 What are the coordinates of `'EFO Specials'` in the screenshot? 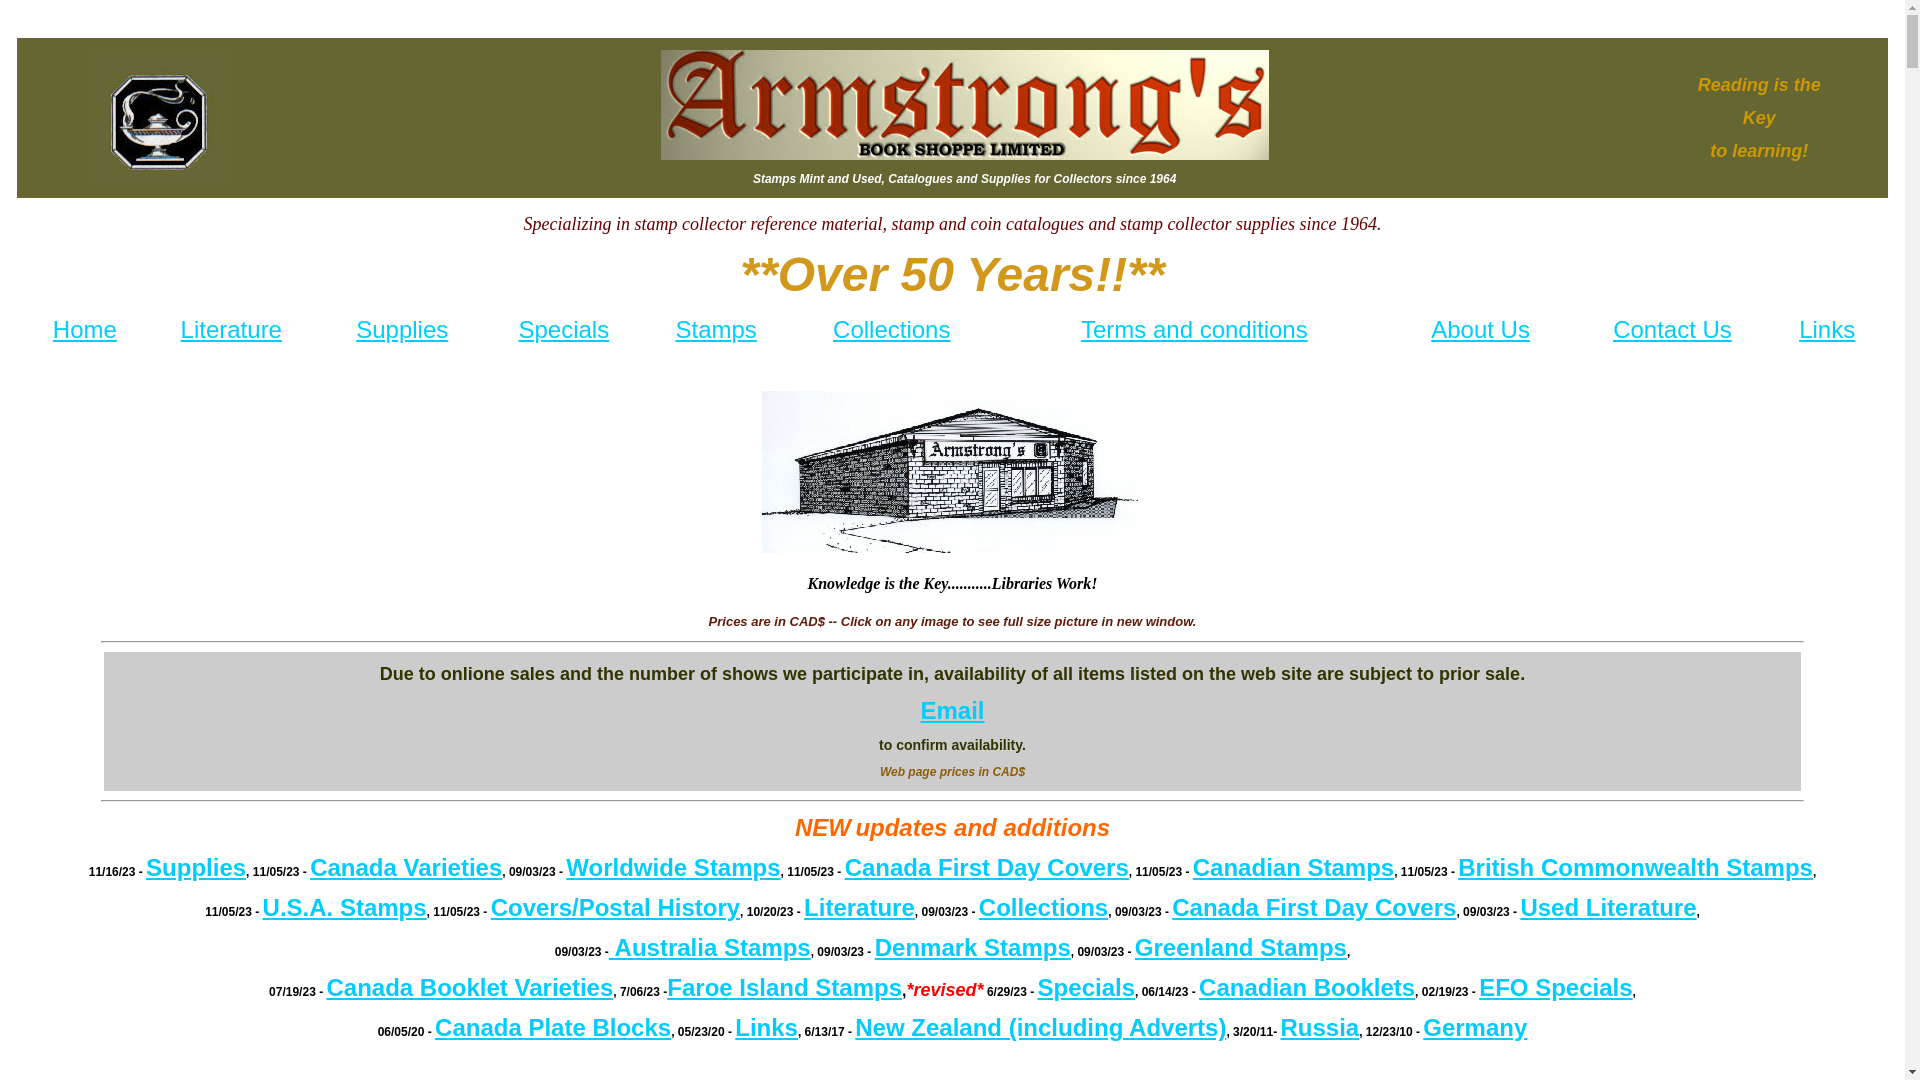 It's located at (1478, 986).